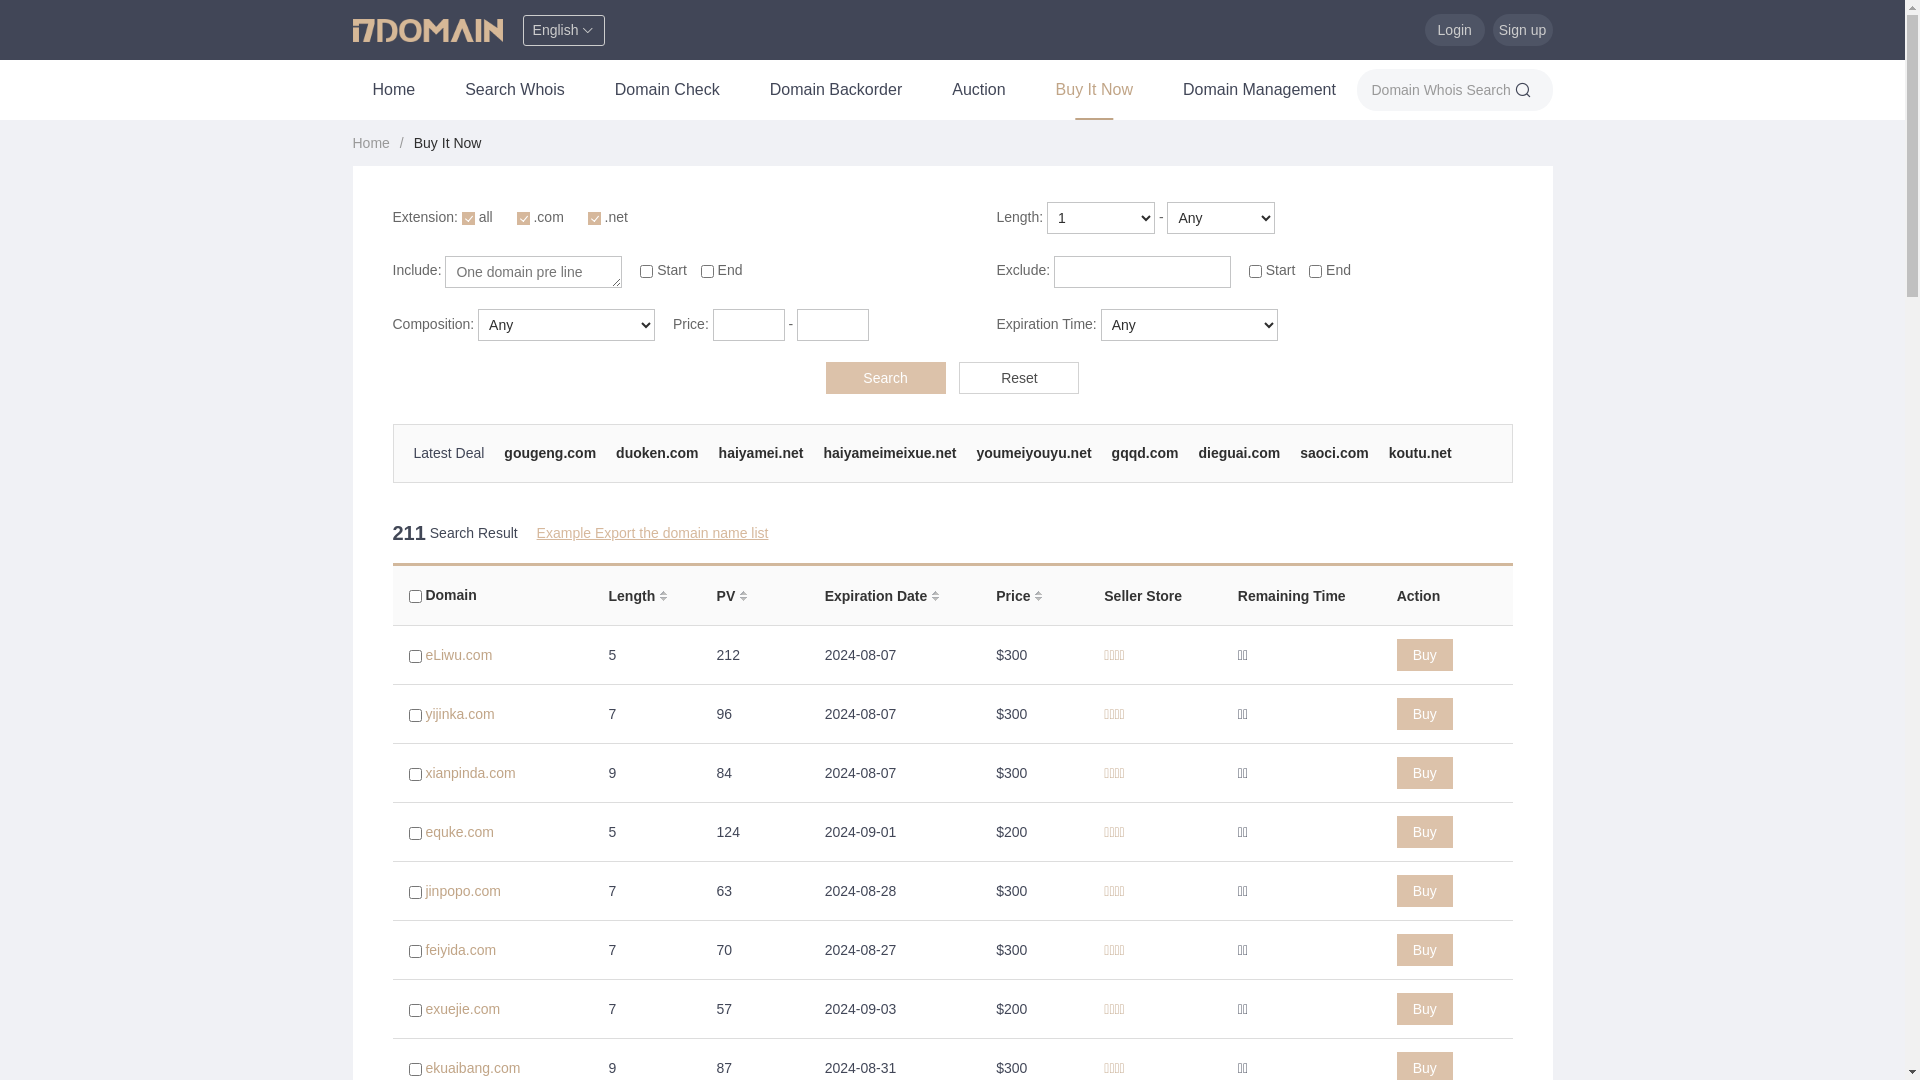  I want to click on 'duoken.com', so click(614, 452).